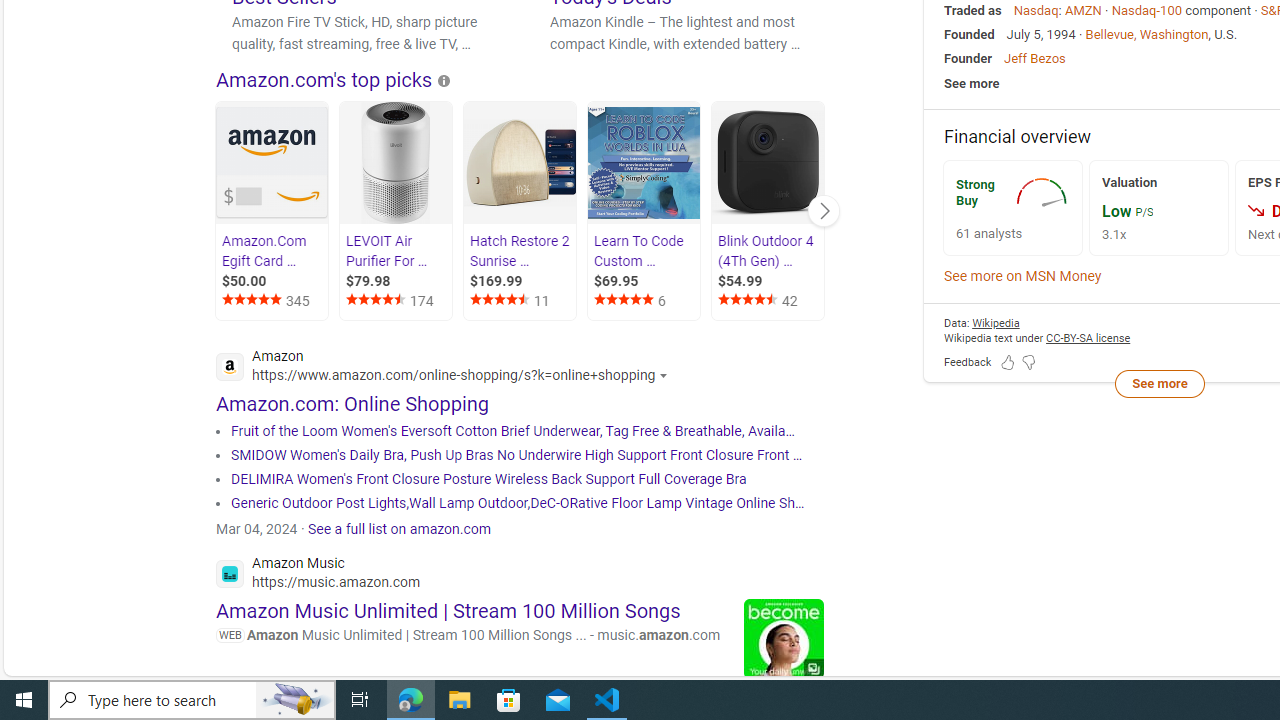 Image resolution: width=1280 pixels, height=720 pixels. Describe the element at coordinates (1159, 208) in the screenshot. I see `'Valuation Low P/S 3.1x'` at that location.